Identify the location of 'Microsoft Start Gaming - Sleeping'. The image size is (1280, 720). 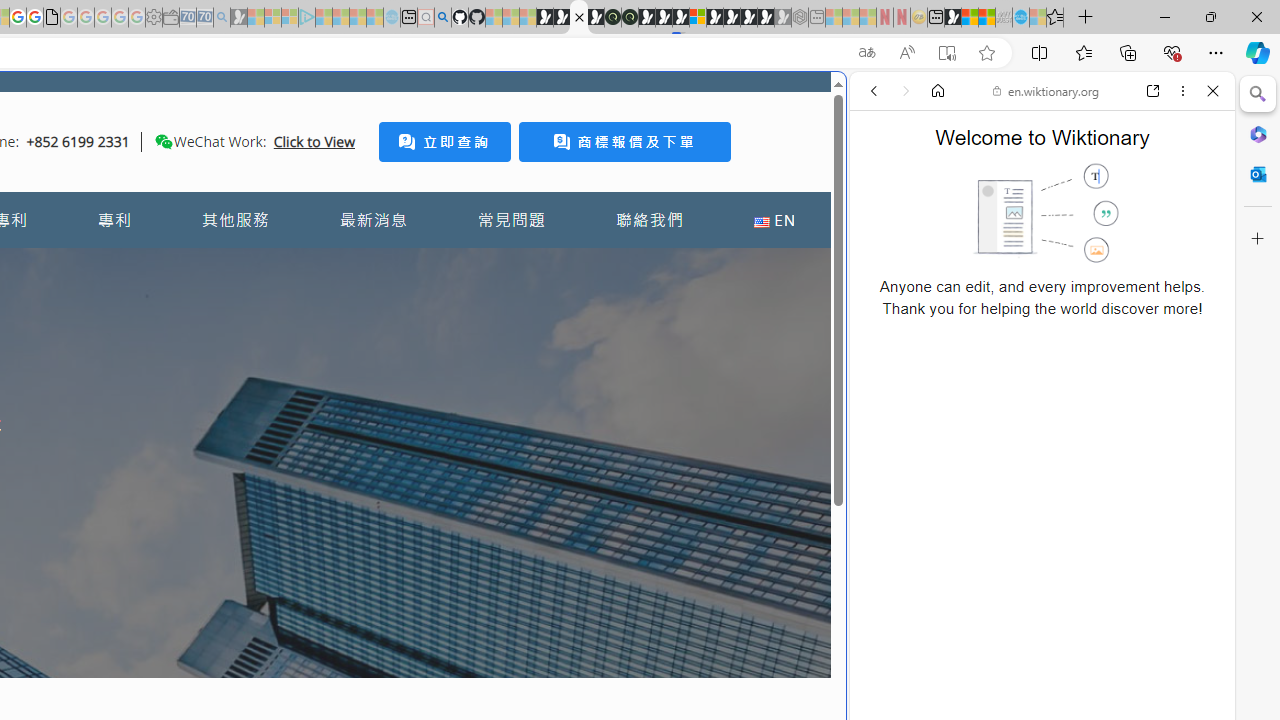
(238, 17).